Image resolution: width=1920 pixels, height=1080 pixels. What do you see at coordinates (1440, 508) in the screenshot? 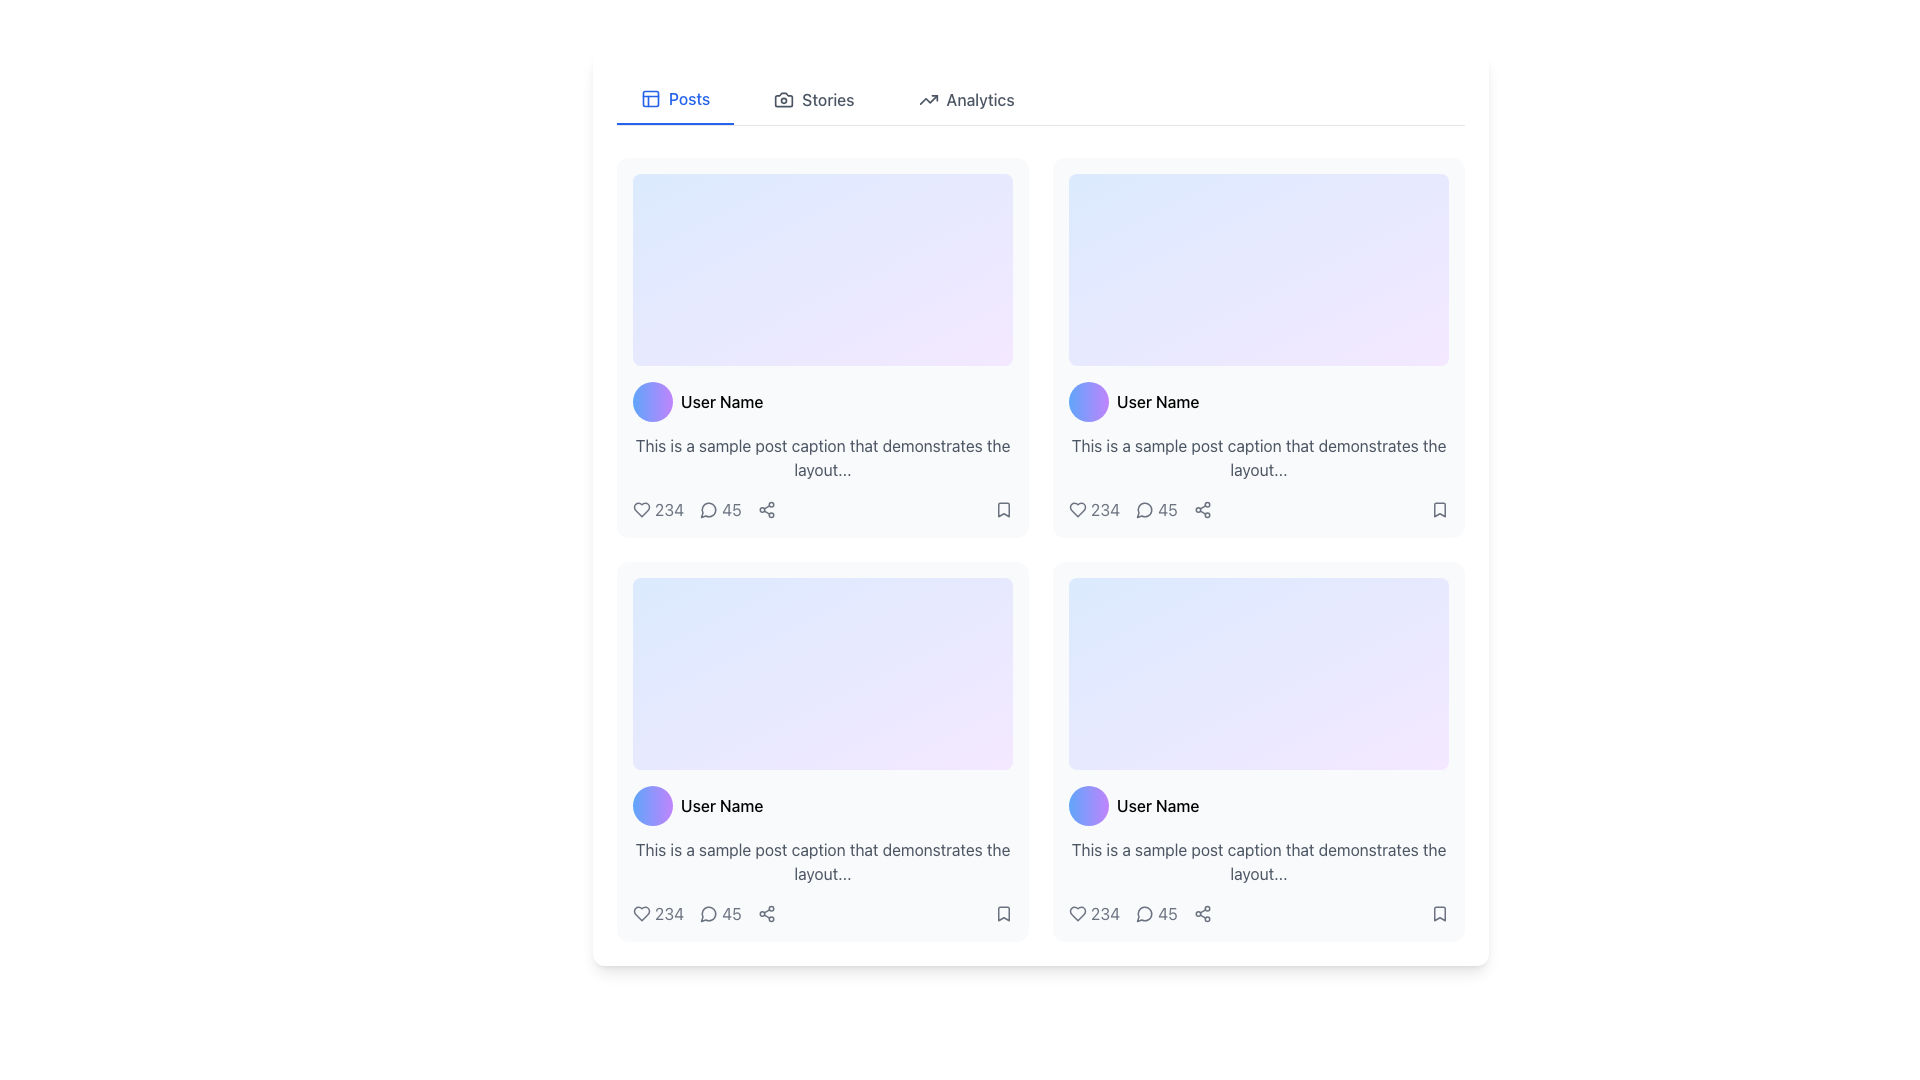
I see `the bookmark-shaped icon, which is a hollow black outline representing a folded flag or ribbon, located at the bottom-right corner of a user post card` at bounding box center [1440, 508].